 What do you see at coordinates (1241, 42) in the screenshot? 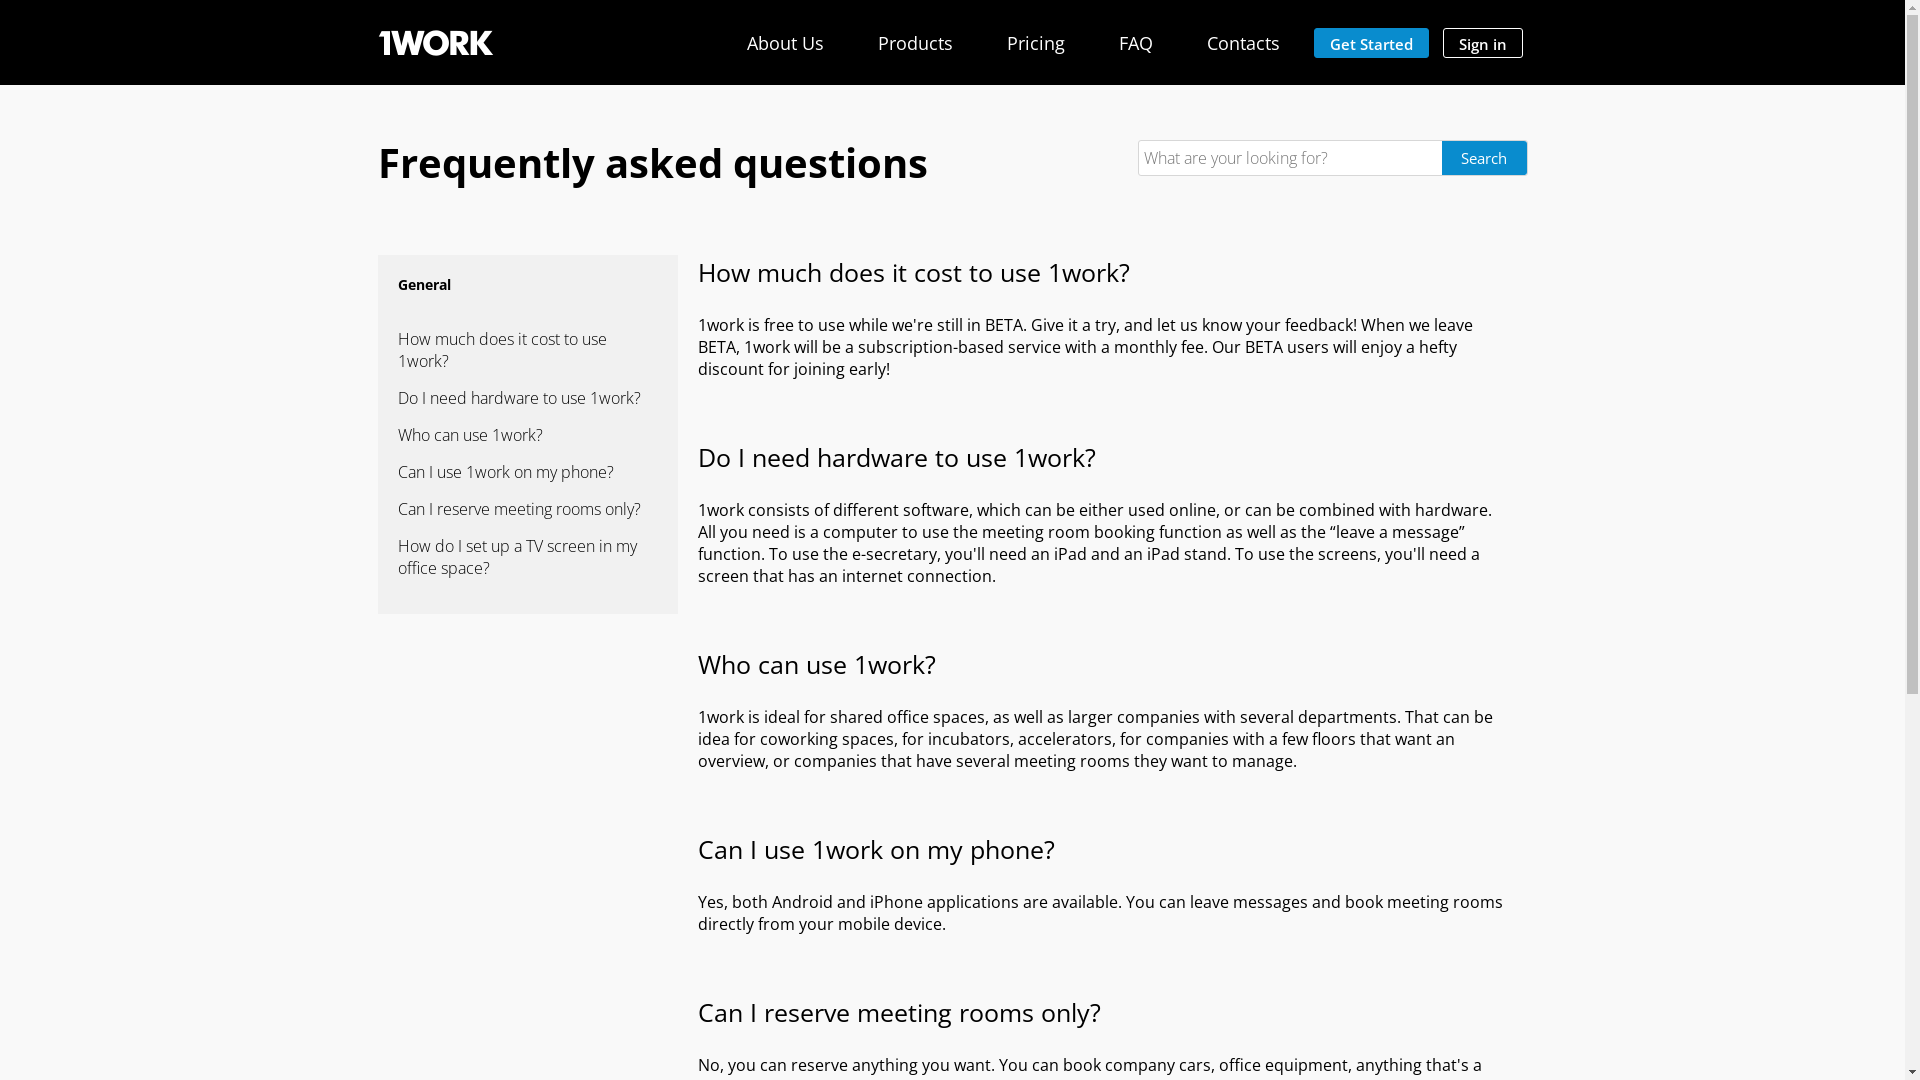
I see `'Contacts'` at bounding box center [1241, 42].